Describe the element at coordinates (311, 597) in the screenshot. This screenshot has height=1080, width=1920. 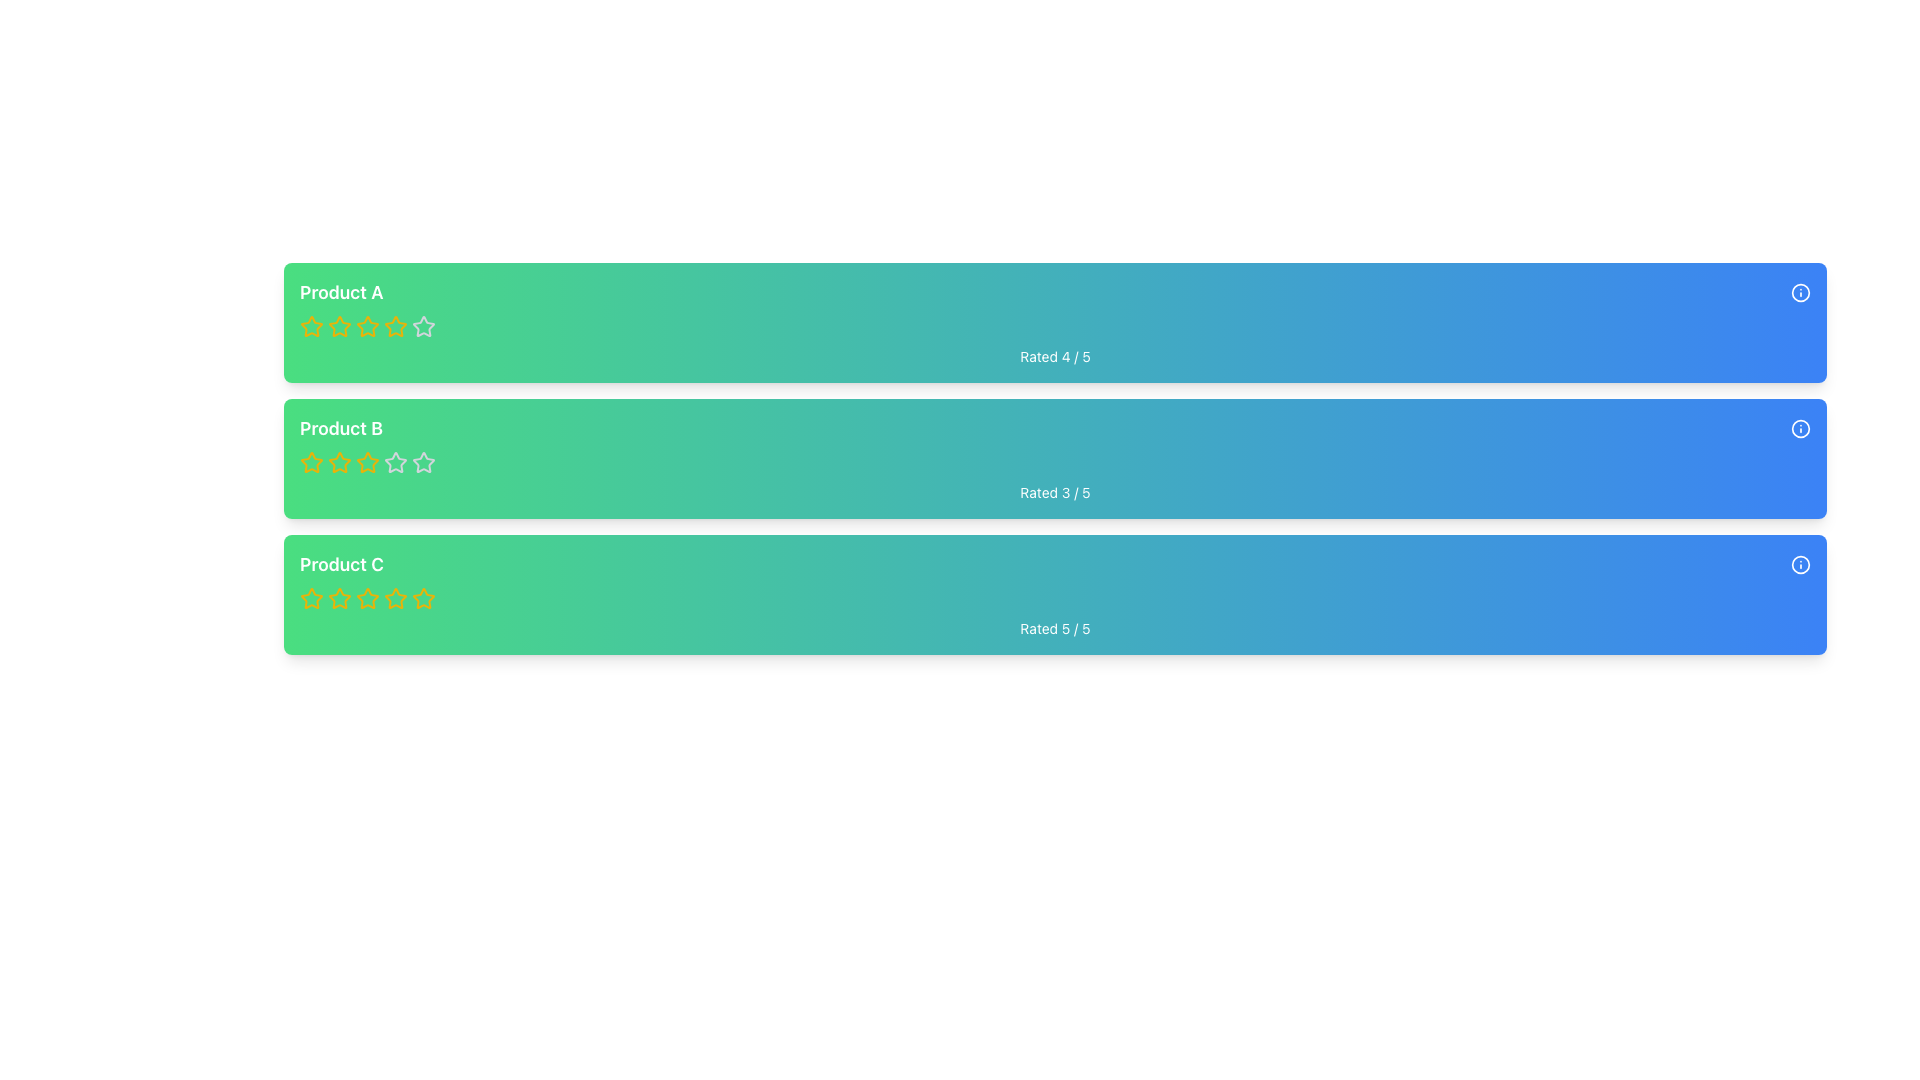
I see `first rating star icon for 'Product C' to receive visual feedback on its state` at that location.